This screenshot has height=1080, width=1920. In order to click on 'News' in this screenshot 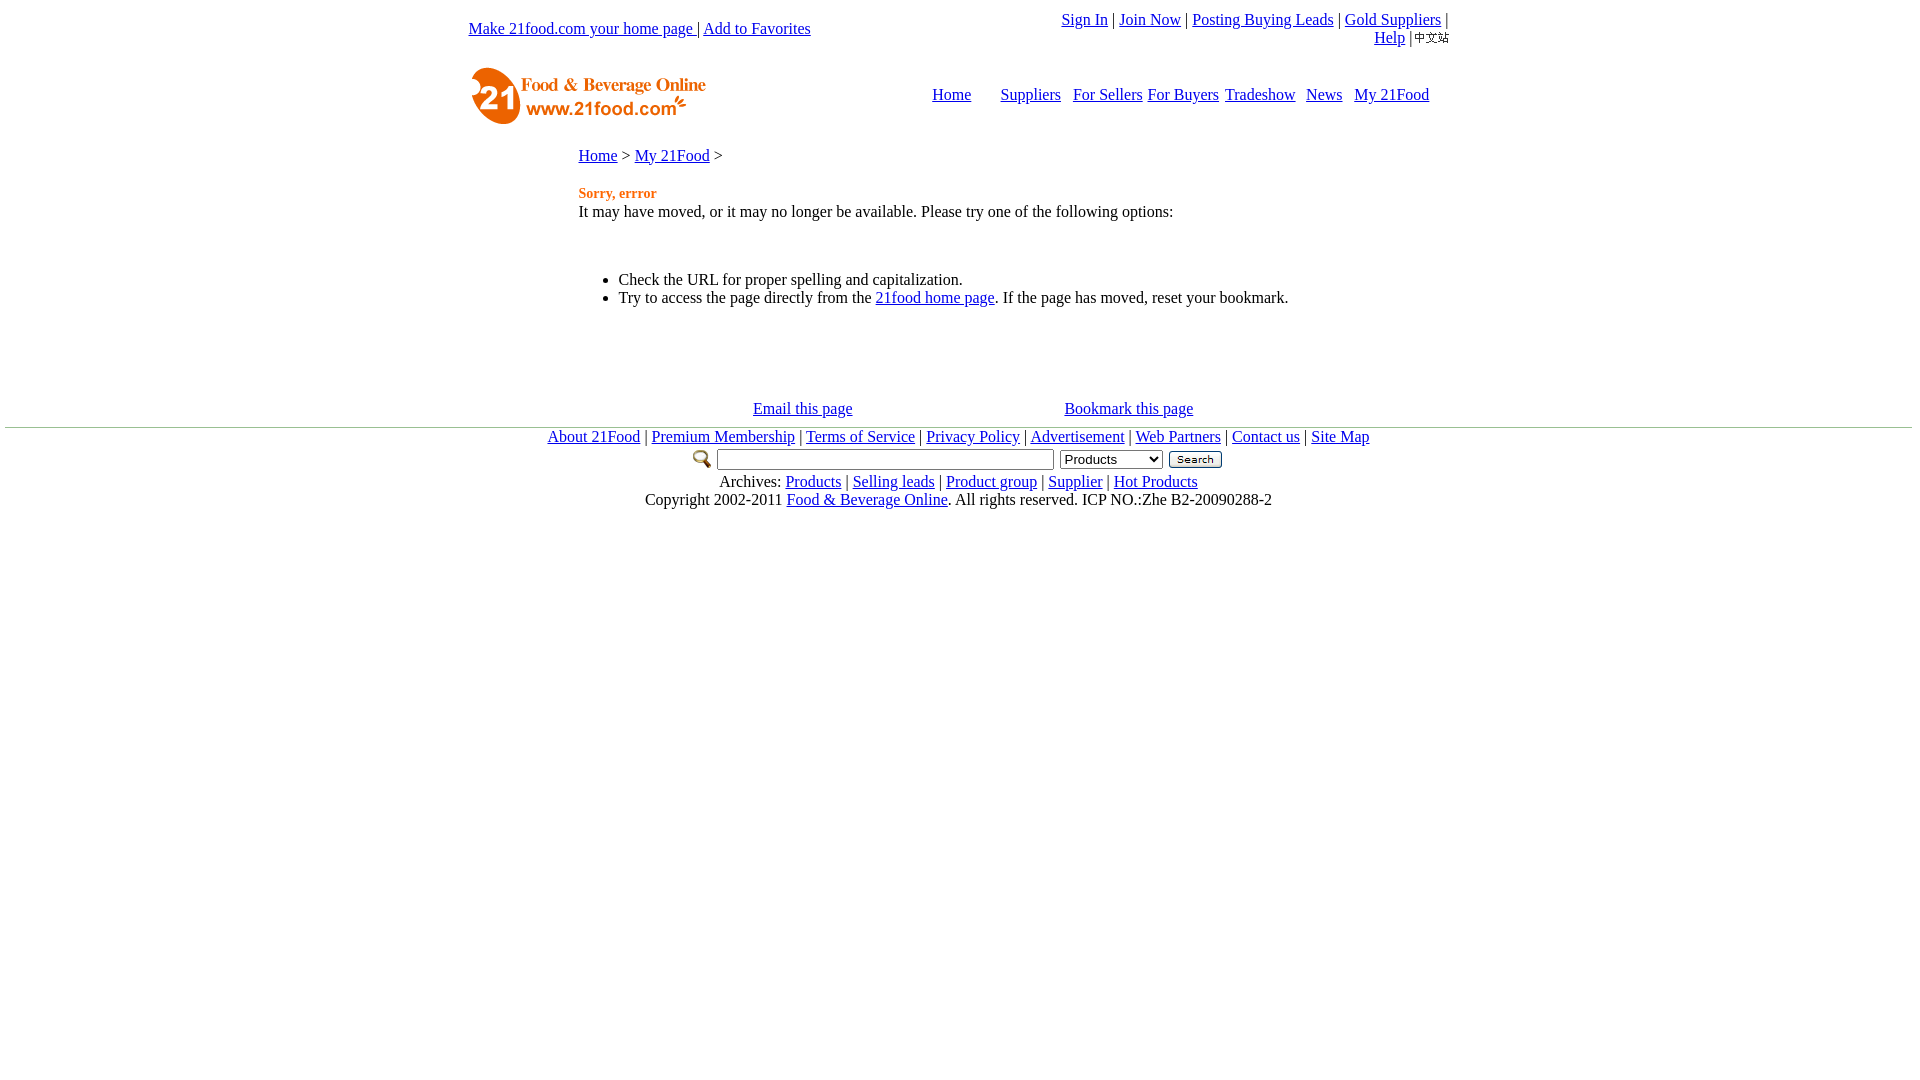, I will do `click(1305, 94)`.